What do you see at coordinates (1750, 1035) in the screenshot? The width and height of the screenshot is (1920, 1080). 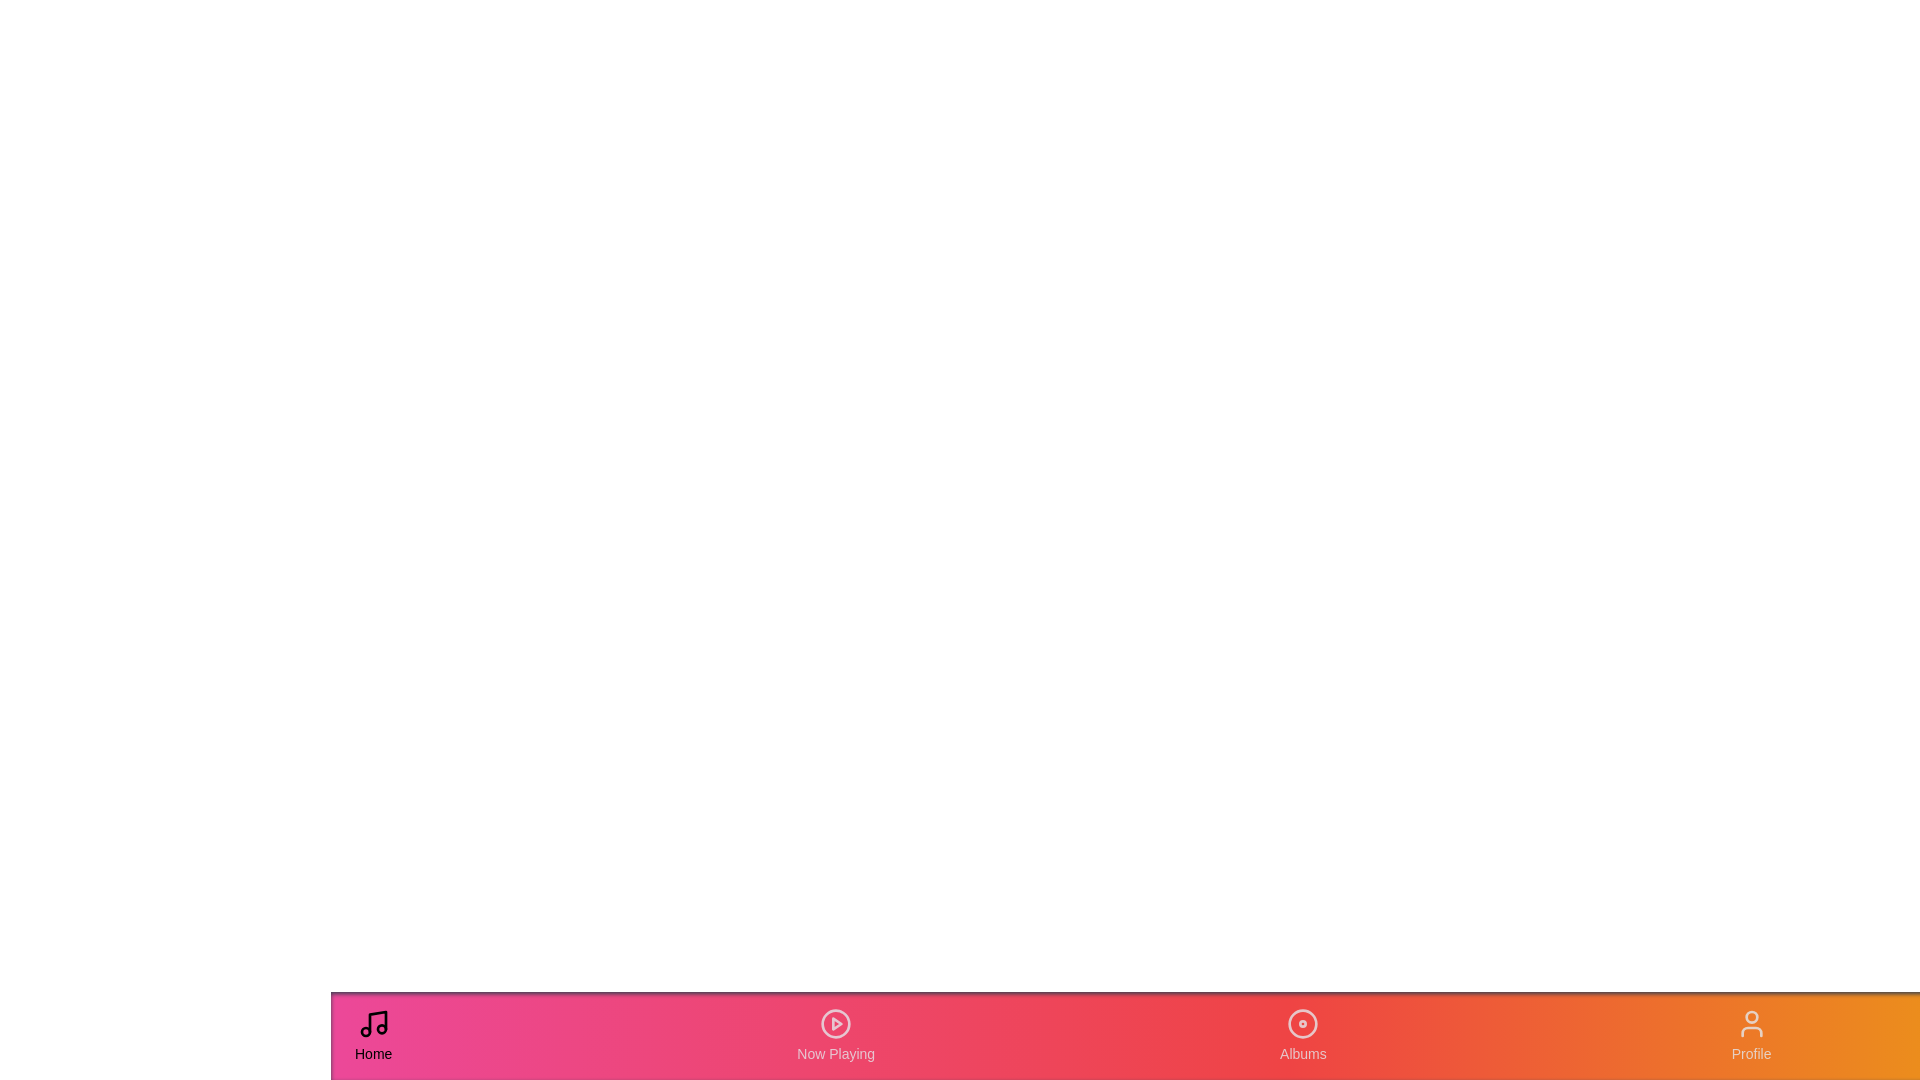 I see `the 'Profile' tab in the navigation bar` at bounding box center [1750, 1035].